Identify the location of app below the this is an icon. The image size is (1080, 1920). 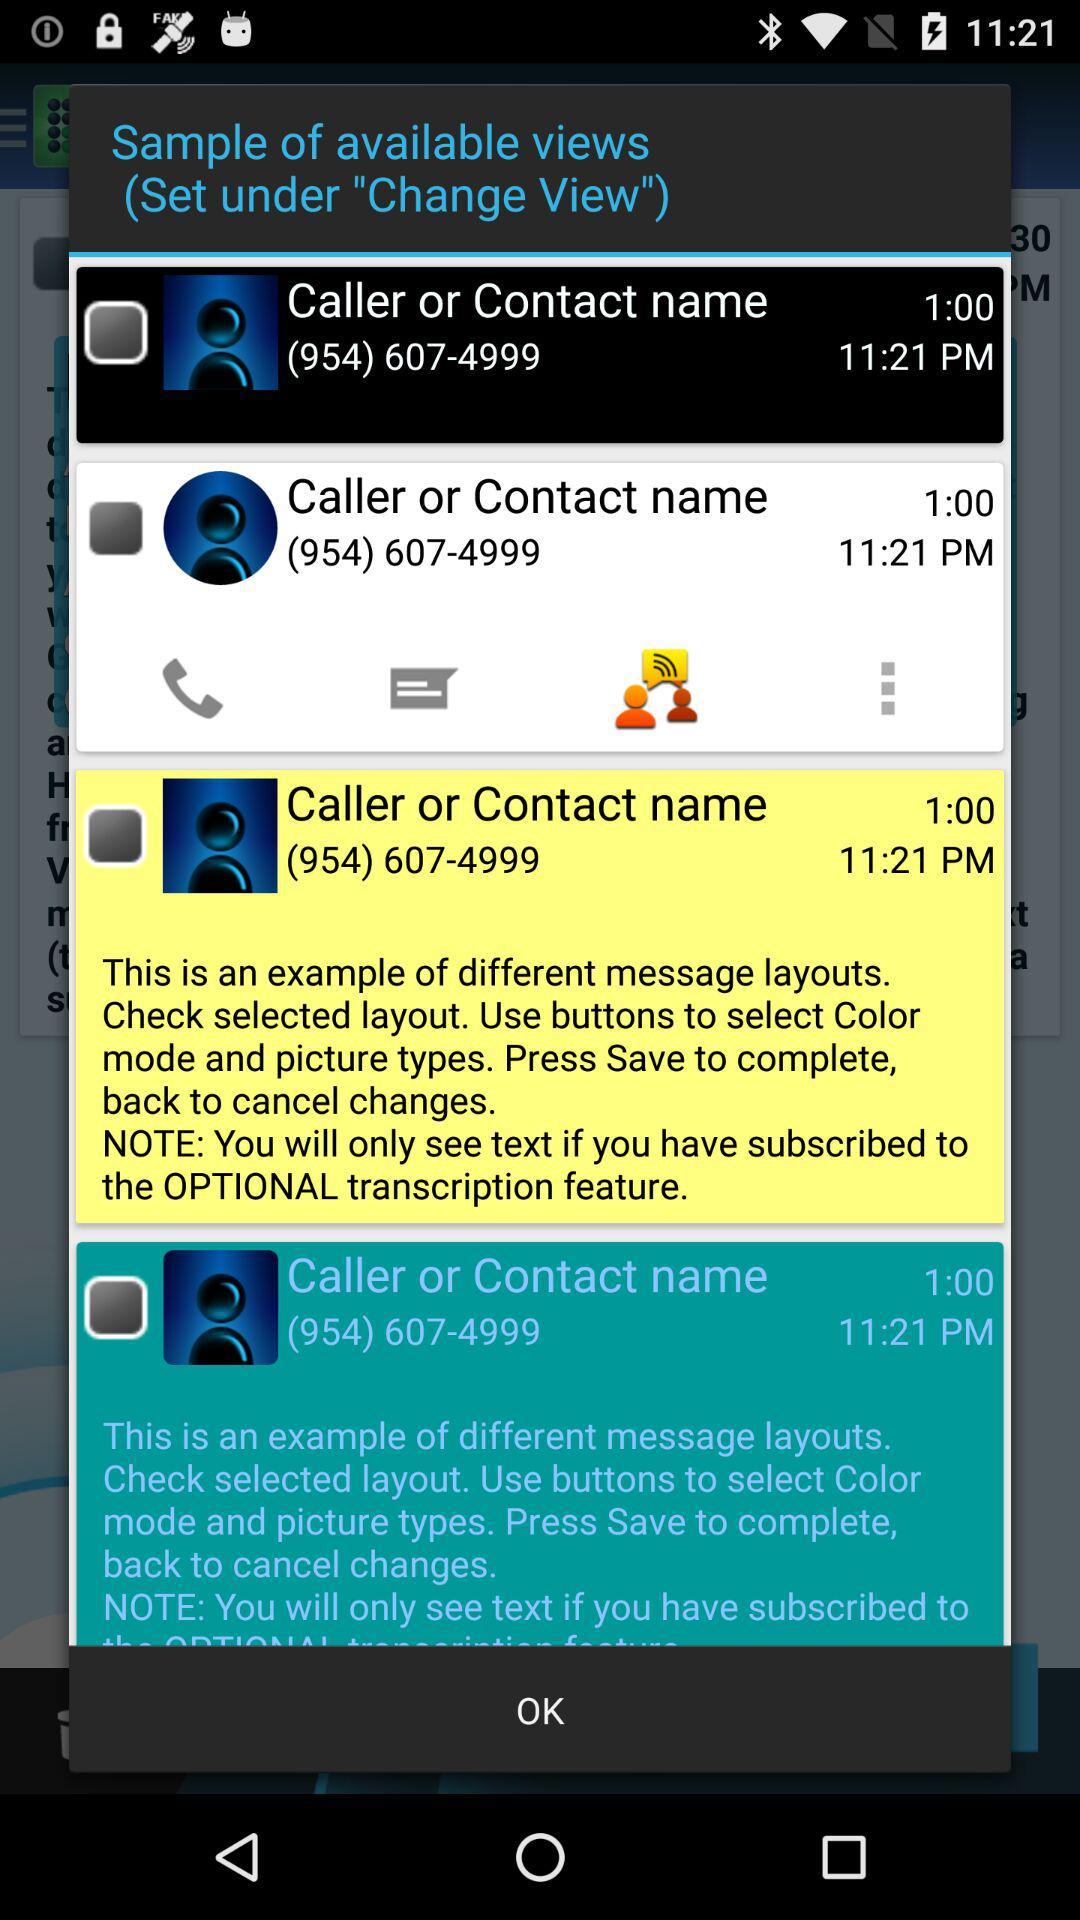
(540, 1708).